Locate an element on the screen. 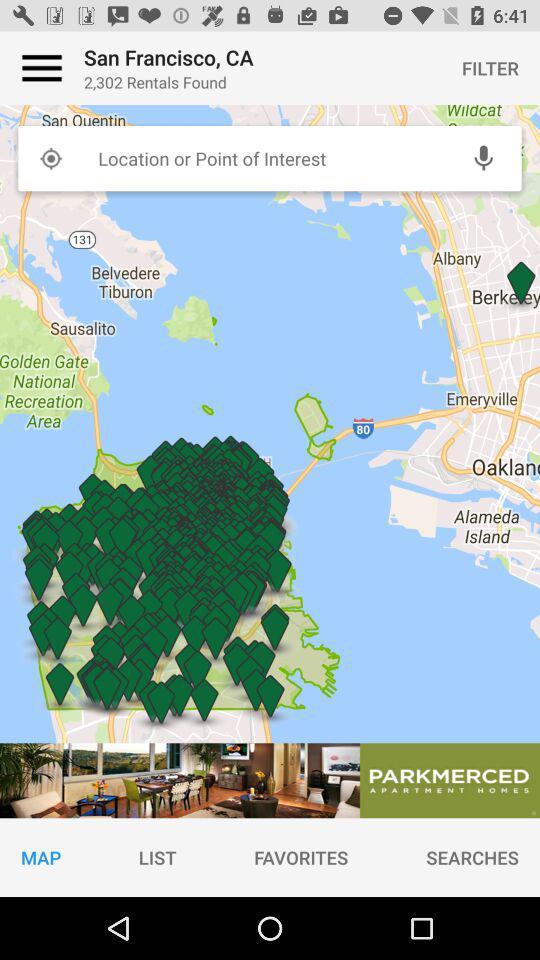 This screenshot has height=960, width=540. the location_crosshair icon is located at coordinates (50, 157).